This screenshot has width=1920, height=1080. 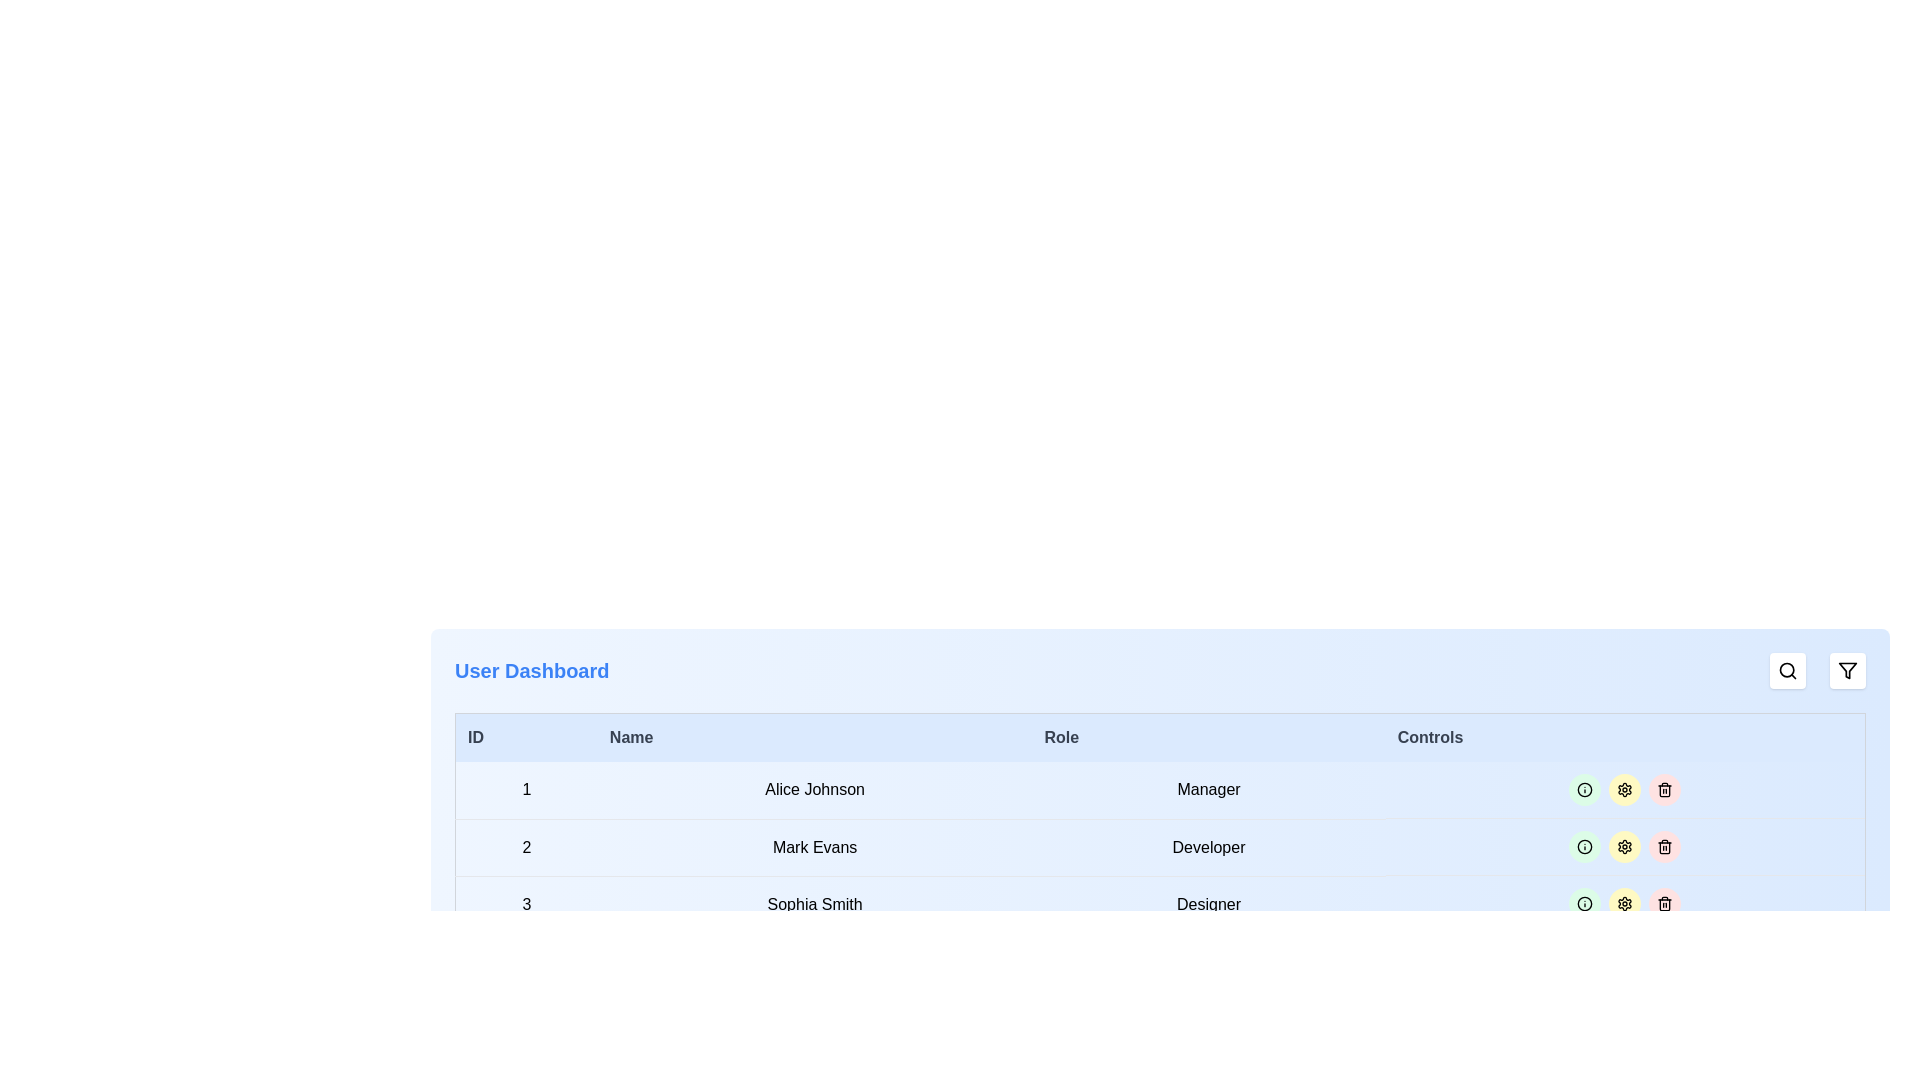 I want to click on the first circular button with a green background and a black 'info' symbol, so click(x=1583, y=847).